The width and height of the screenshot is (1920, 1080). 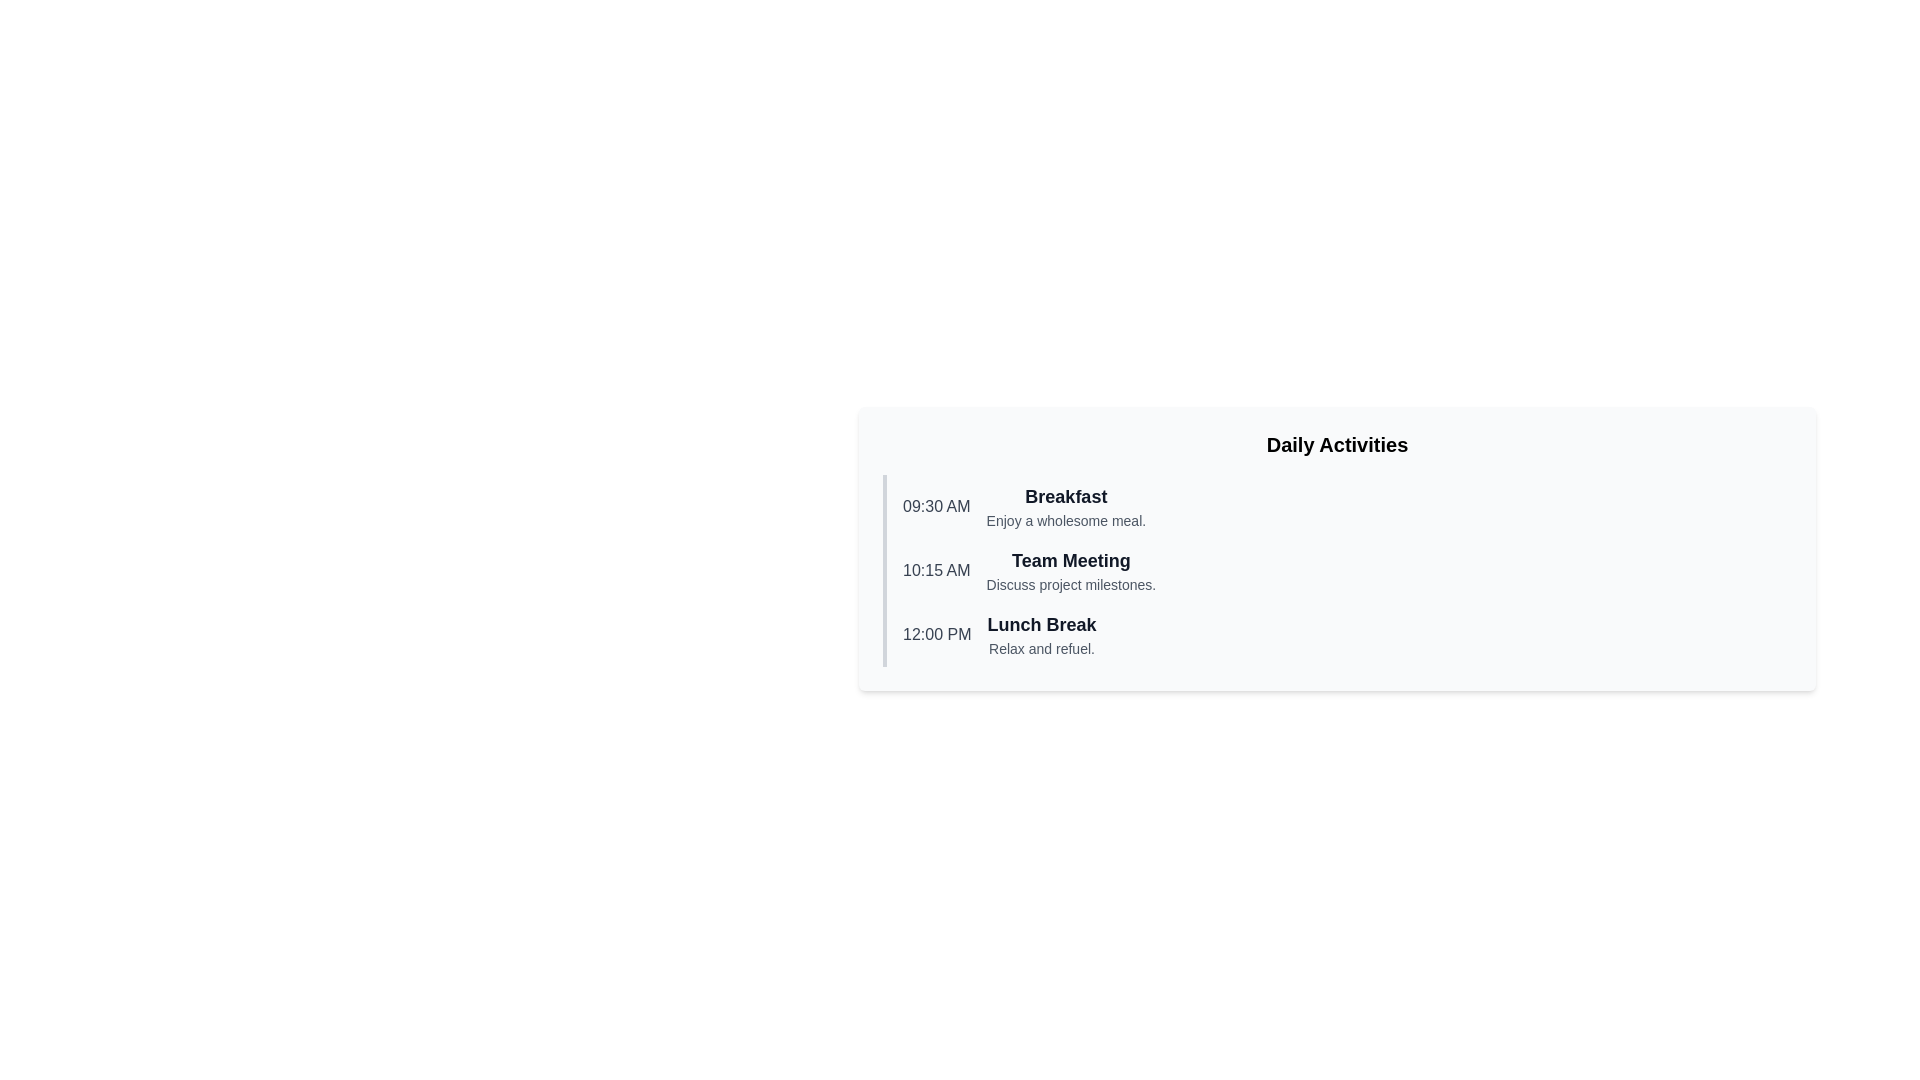 What do you see at coordinates (1065, 505) in the screenshot?
I see `text of the scheduled activity titled 'Breakfast' located in the 'Daily Activities' section, which is positioned to the right of '09:30 AM'` at bounding box center [1065, 505].